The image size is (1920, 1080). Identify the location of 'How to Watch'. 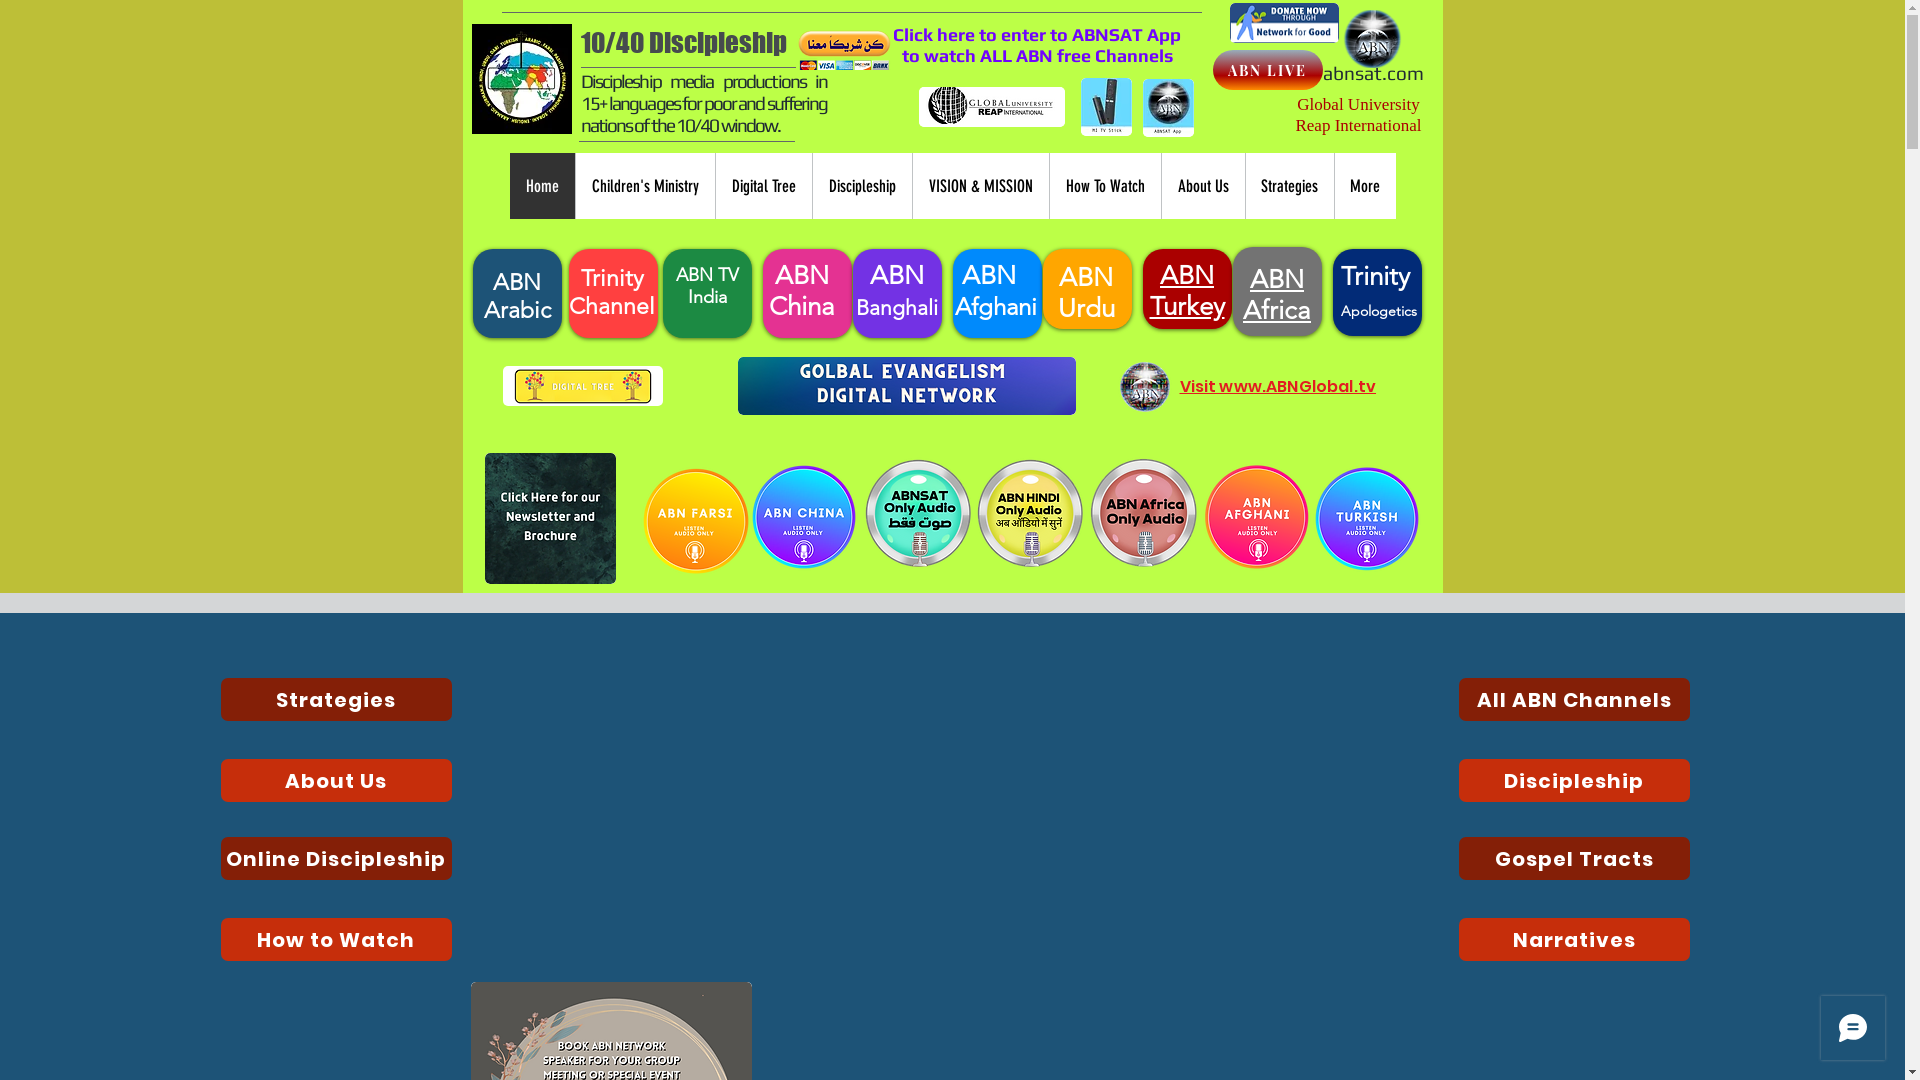
(220, 939).